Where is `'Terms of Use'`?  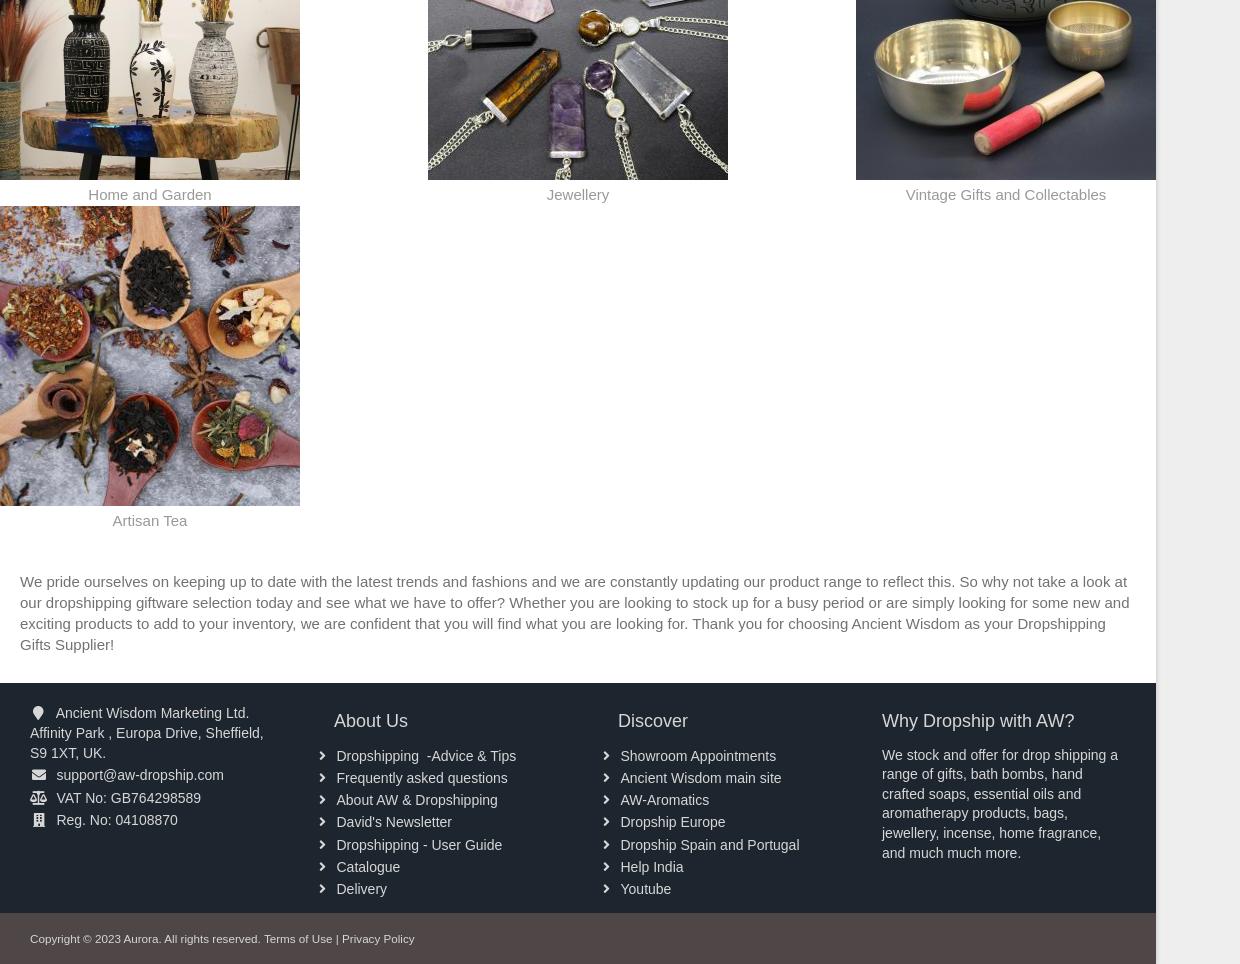 'Terms of Use' is located at coordinates (297, 938).